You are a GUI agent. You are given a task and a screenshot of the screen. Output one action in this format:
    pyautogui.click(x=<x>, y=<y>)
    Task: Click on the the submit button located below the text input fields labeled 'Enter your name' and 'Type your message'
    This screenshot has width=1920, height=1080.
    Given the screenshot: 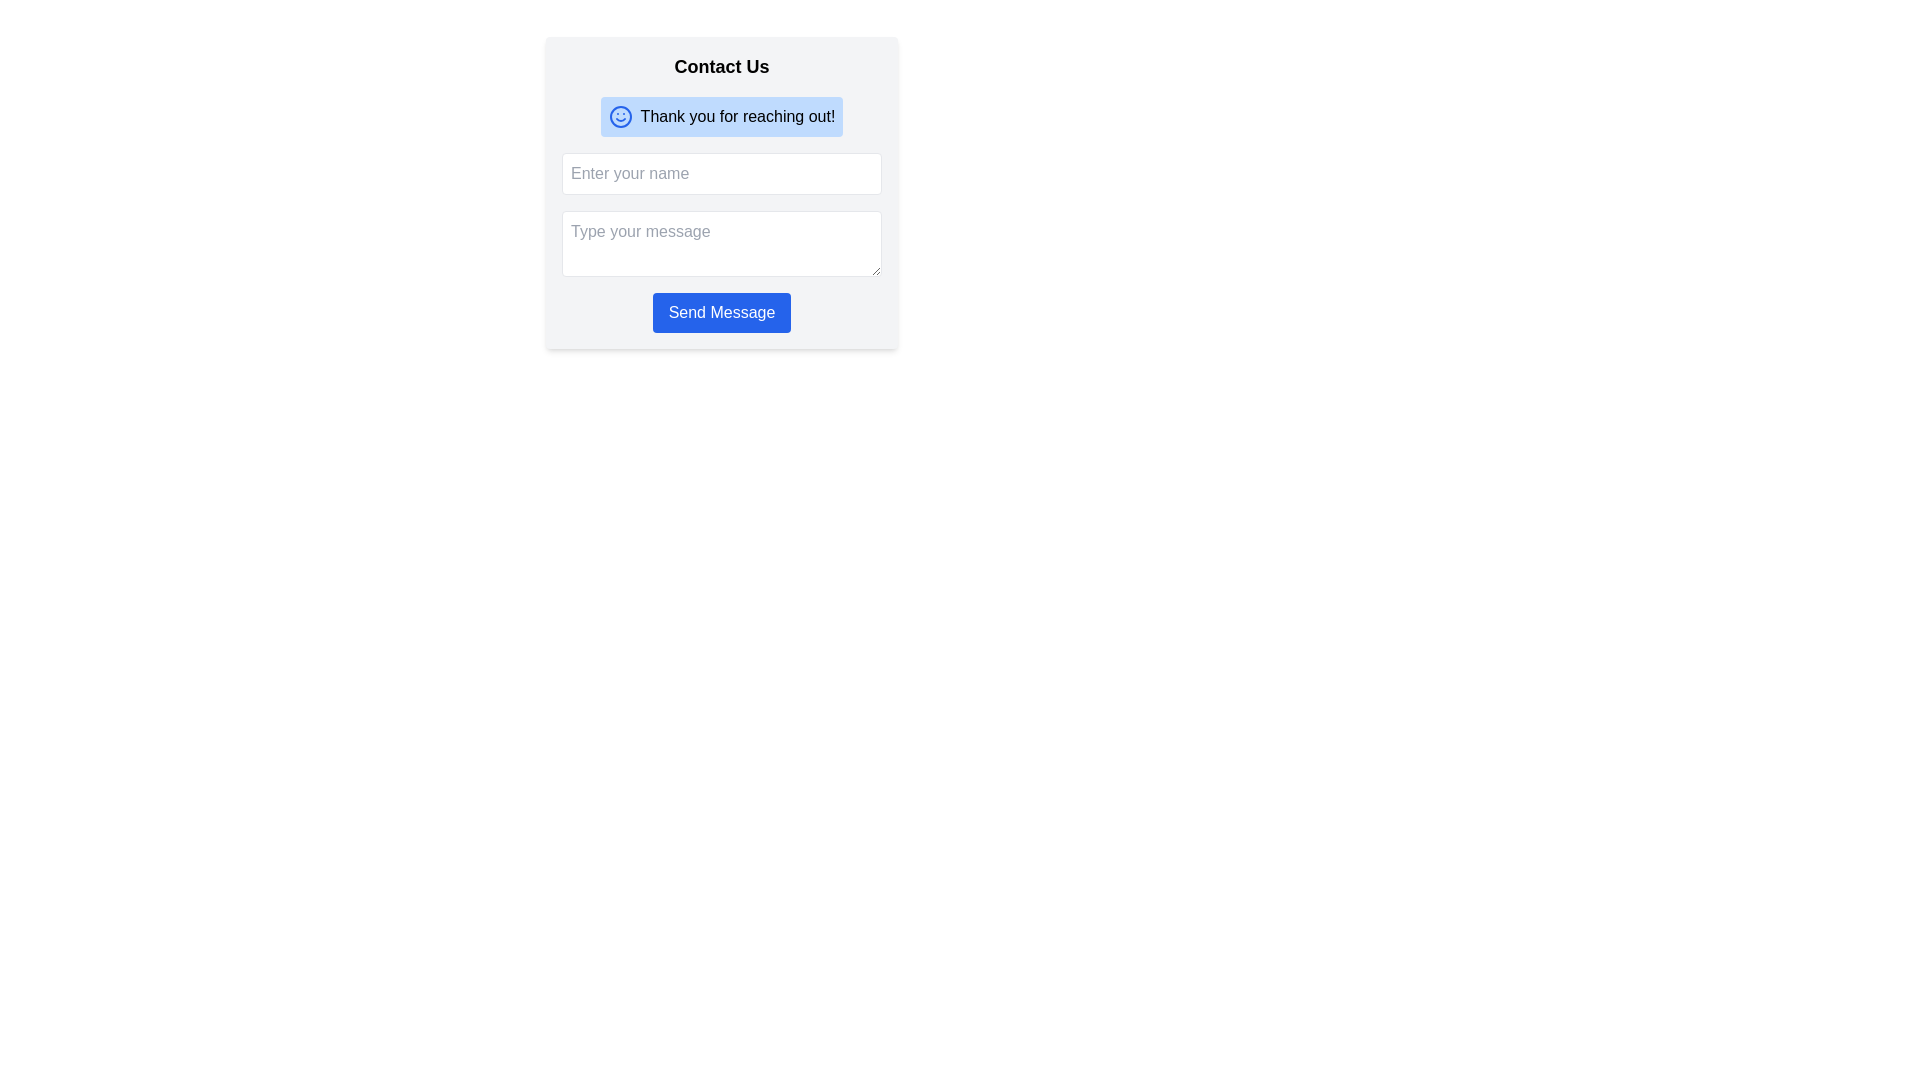 What is the action you would take?
    pyautogui.click(x=720, y=312)
    